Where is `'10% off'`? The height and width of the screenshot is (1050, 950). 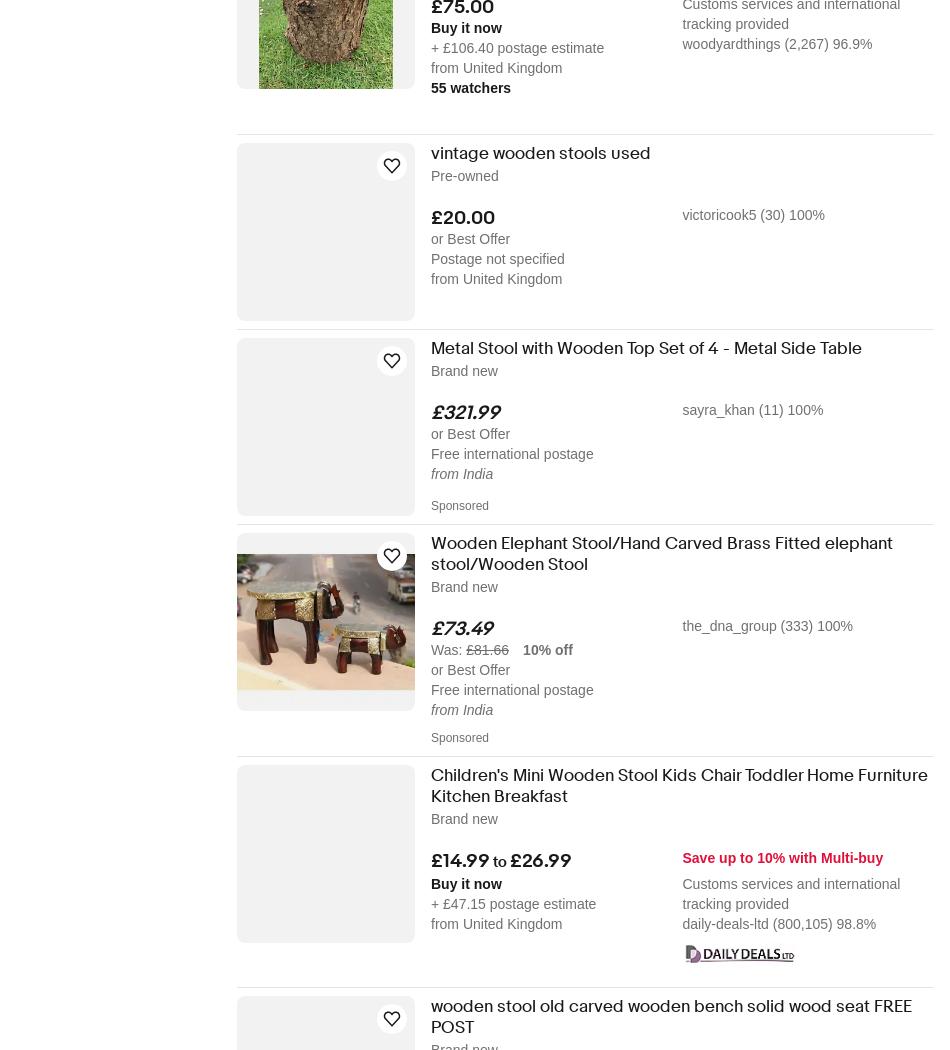 '10% off' is located at coordinates (522, 648).